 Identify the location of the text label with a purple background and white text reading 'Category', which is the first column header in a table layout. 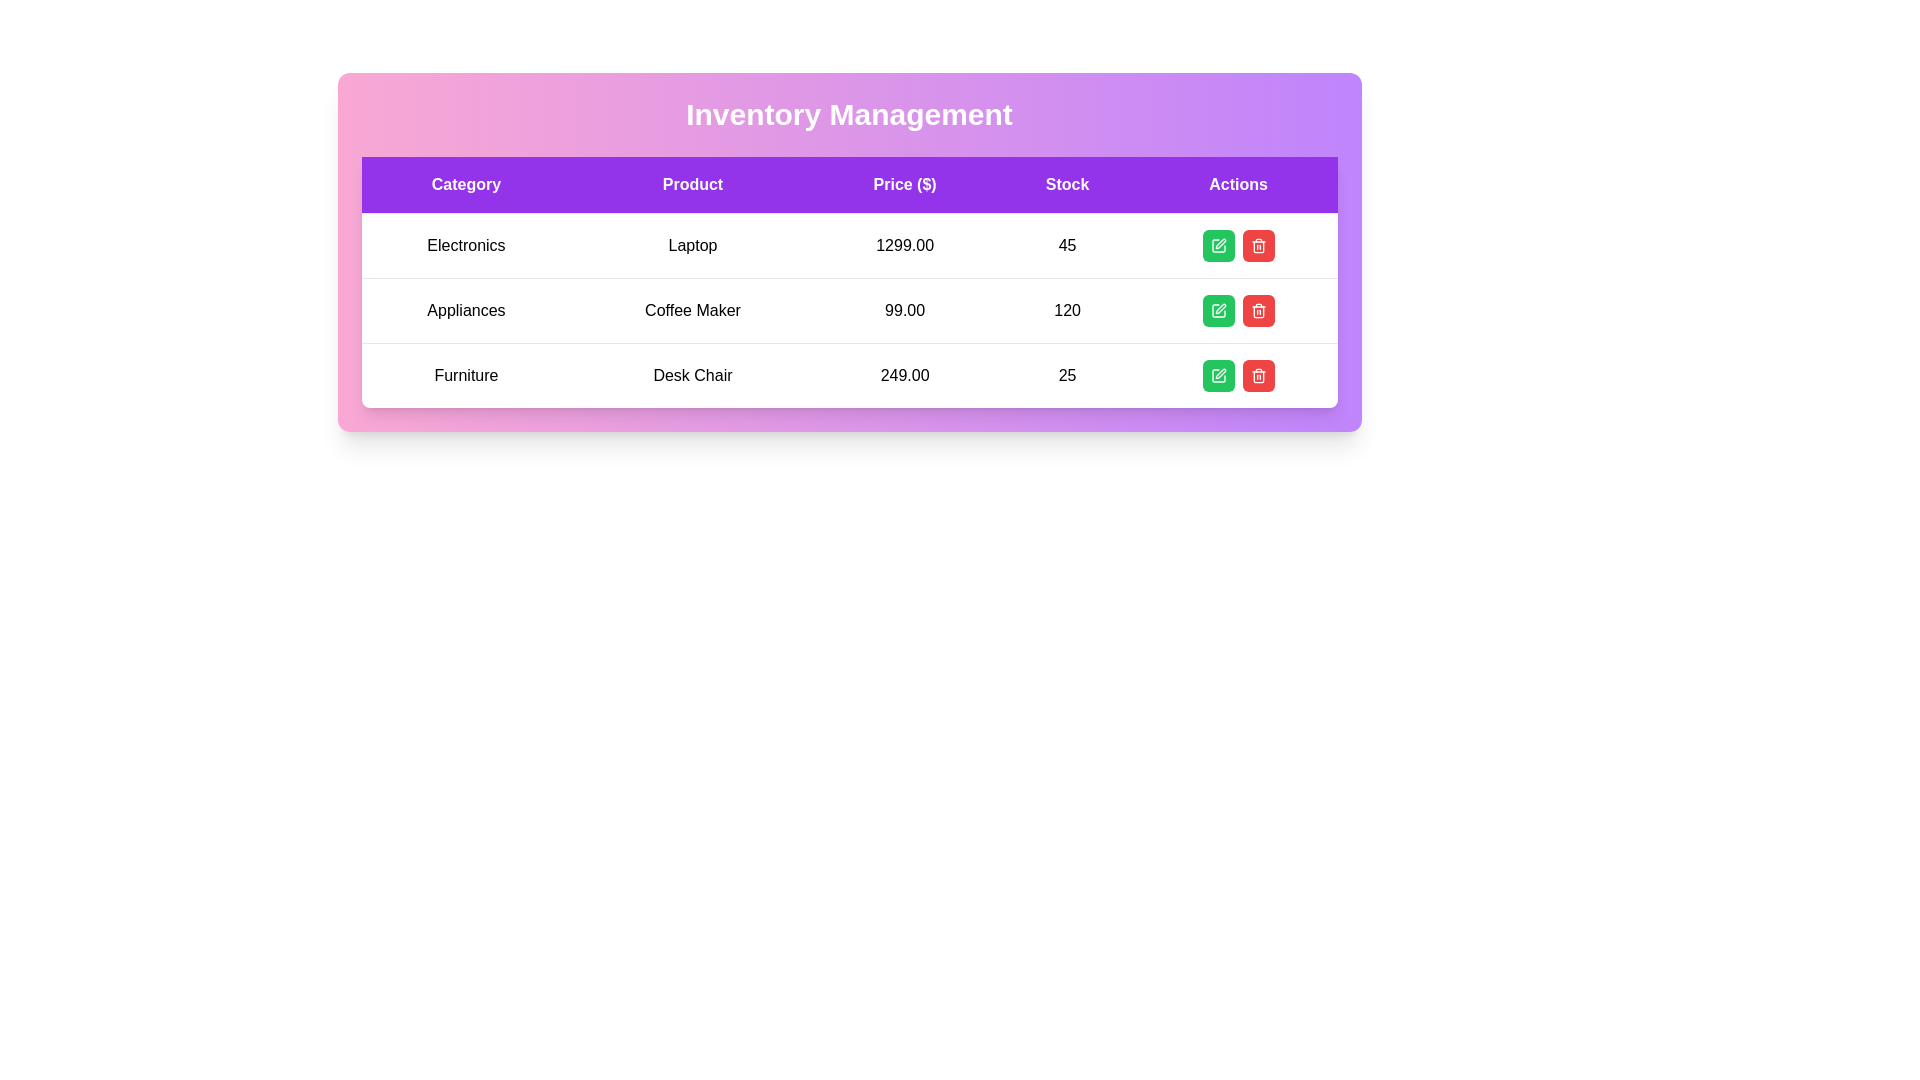
(465, 185).